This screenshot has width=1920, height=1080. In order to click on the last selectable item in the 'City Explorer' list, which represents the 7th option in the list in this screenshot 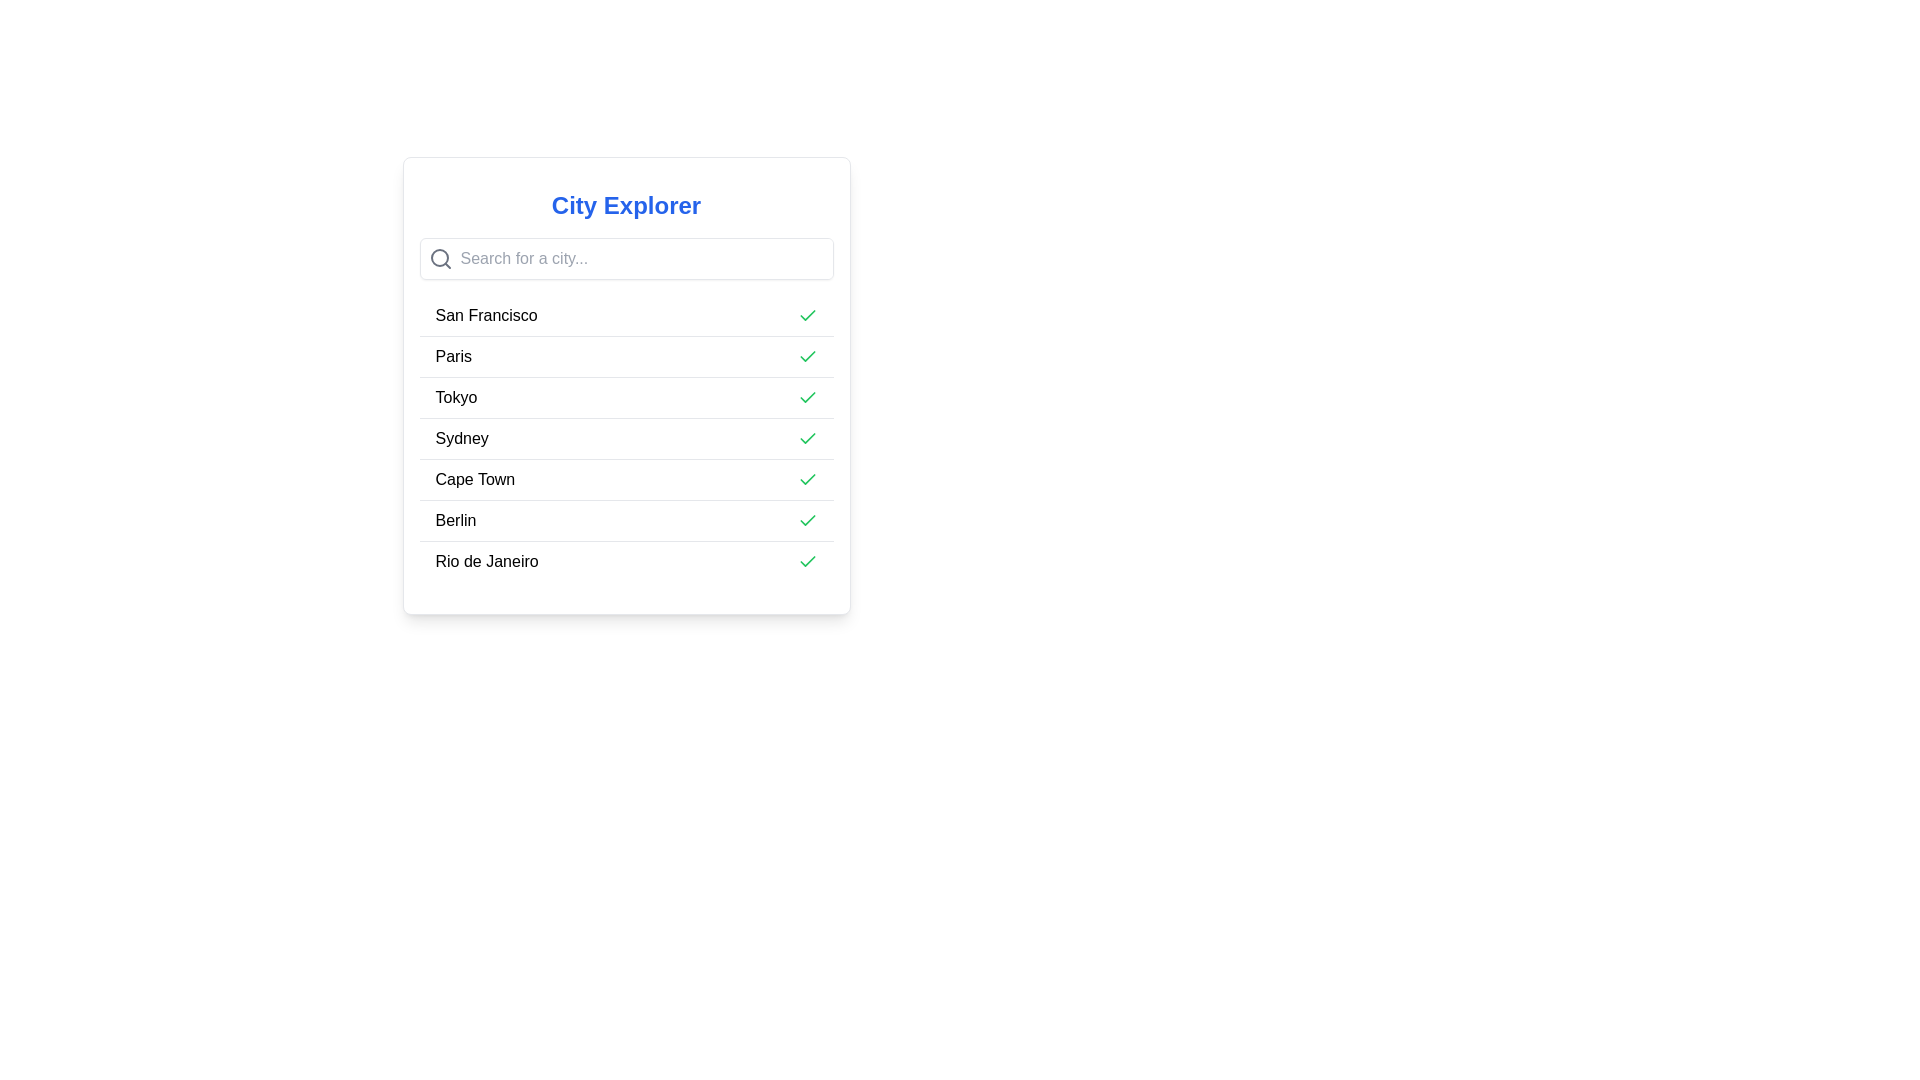, I will do `click(625, 561)`.